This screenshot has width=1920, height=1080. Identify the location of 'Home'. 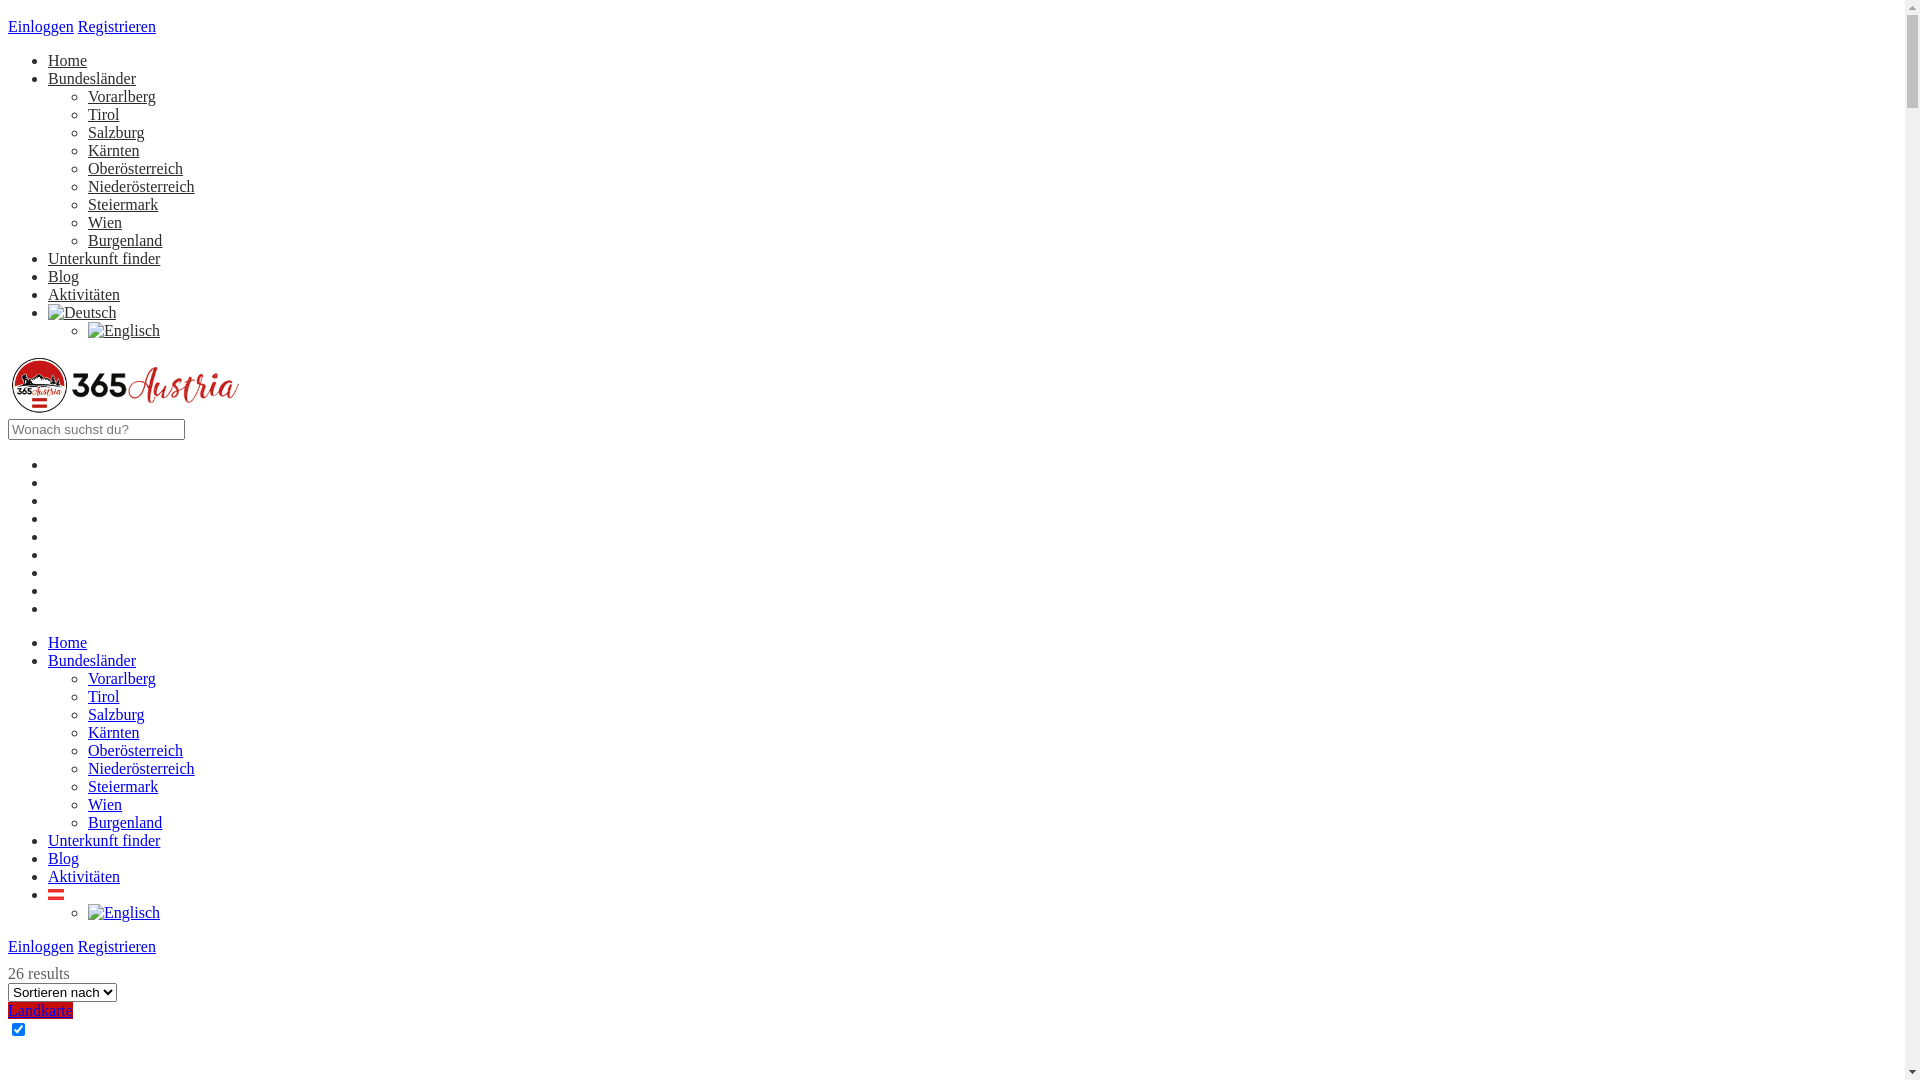
(67, 59).